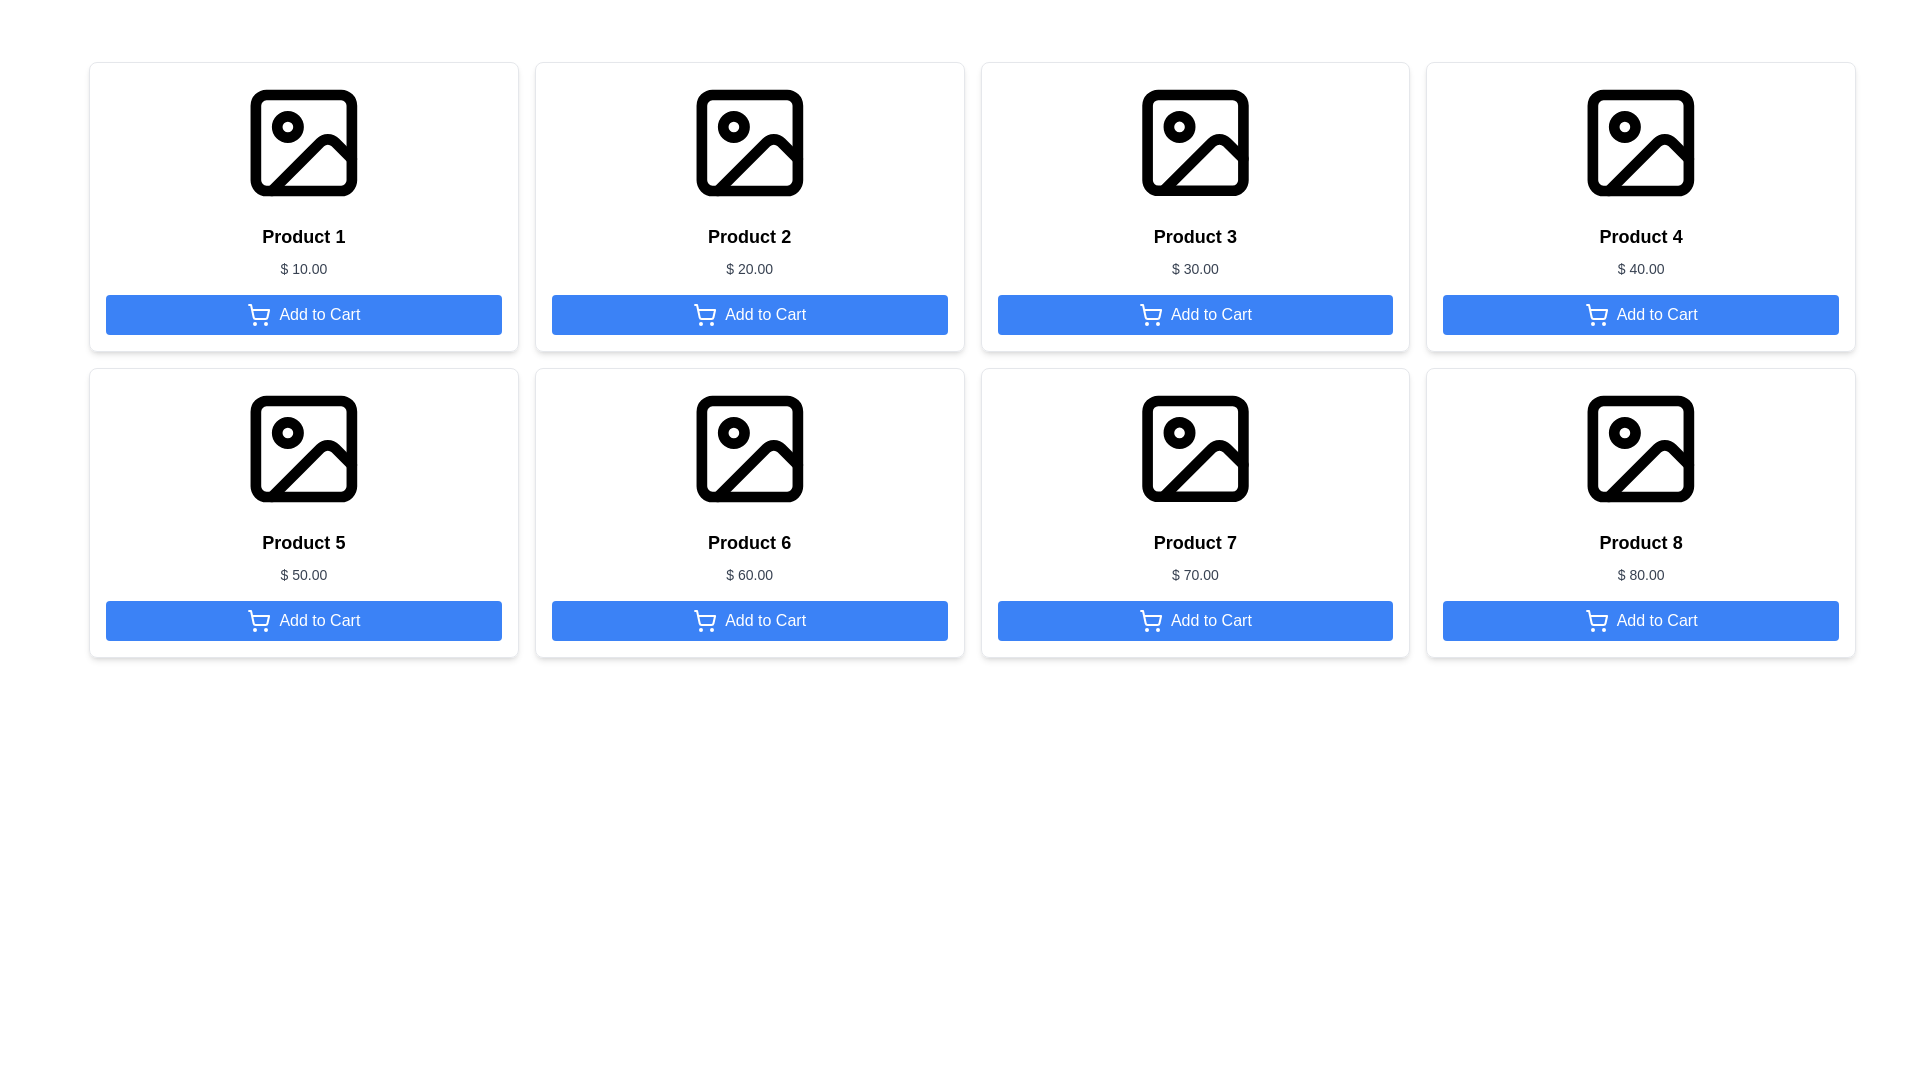 The image size is (1920, 1080). I want to click on the text label displaying the price '$ 80.00' located below the product name 'Product 8' and above the 'Add to Cart' button, so click(1641, 574).